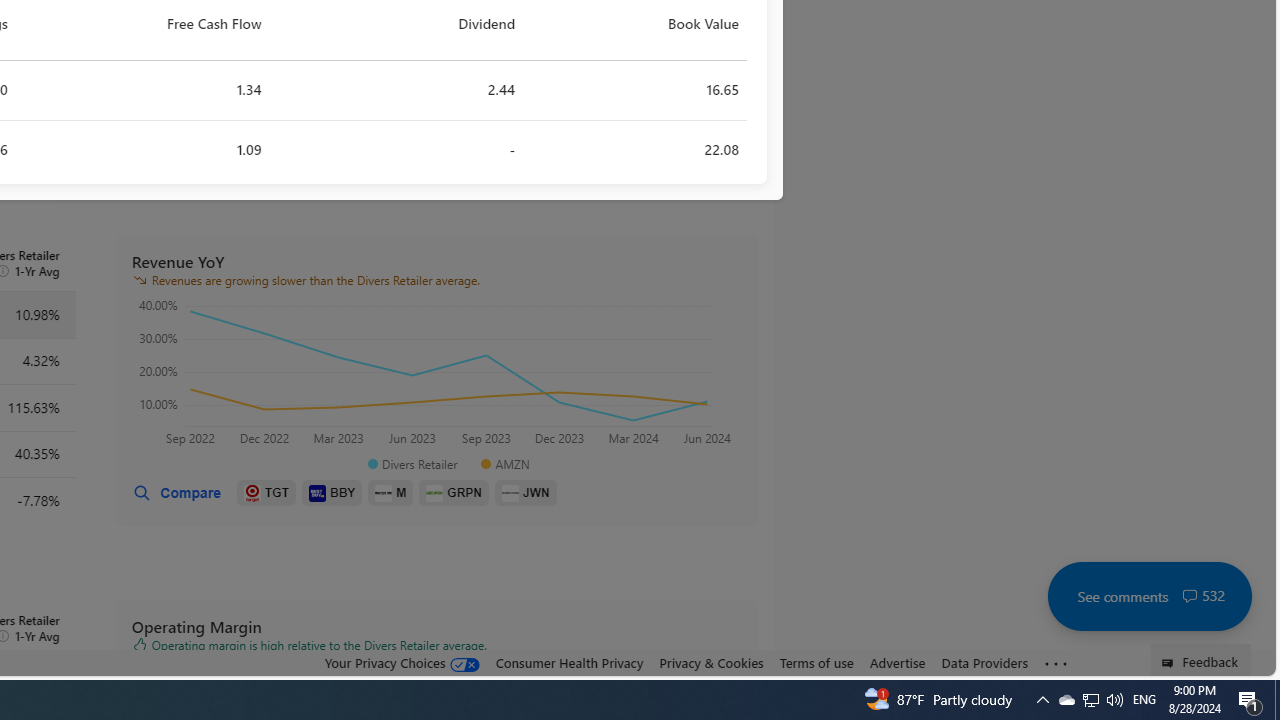  Describe the element at coordinates (332, 493) in the screenshot. I see `'BBY'` at that location.